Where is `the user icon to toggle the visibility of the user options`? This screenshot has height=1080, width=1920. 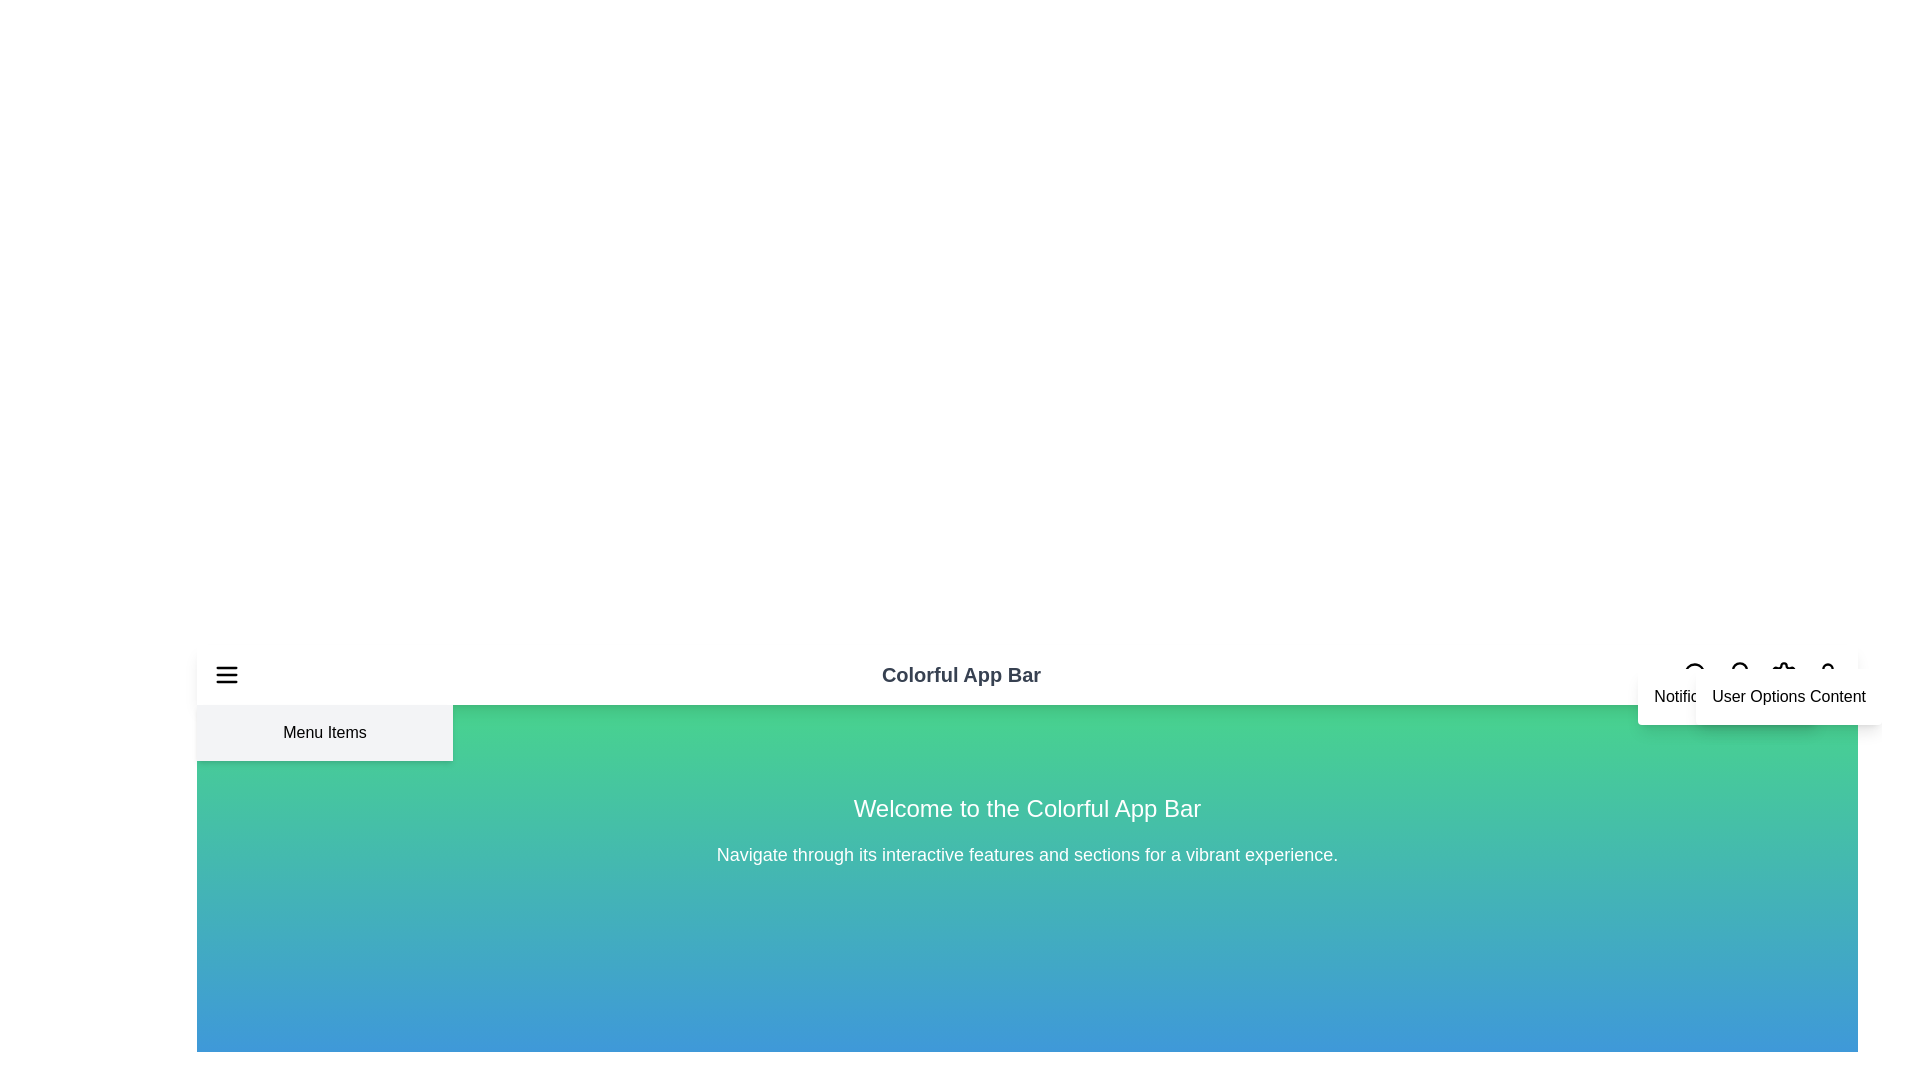 the user icon to toggle the visibility of the user options is located at coordinates (1828, 675).